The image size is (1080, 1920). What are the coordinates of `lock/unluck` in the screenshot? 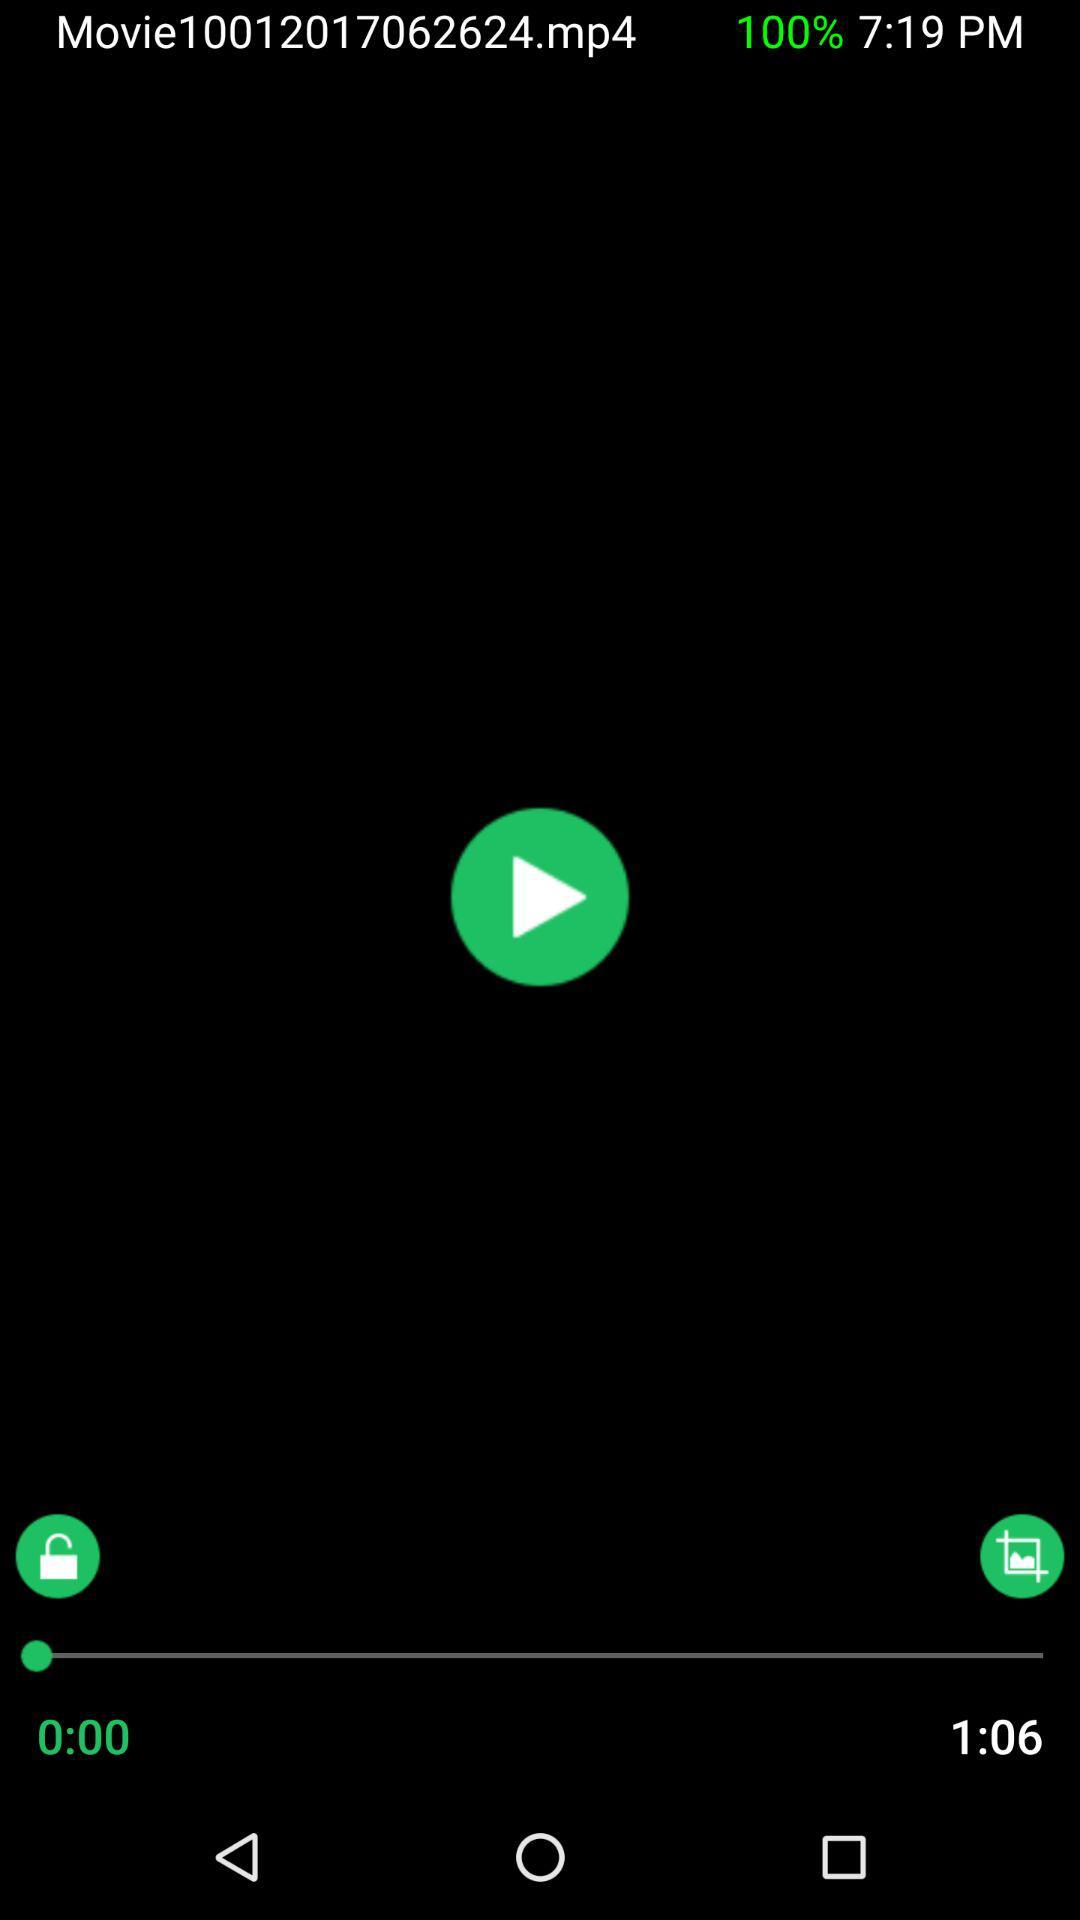 It's located at (56, 1555).